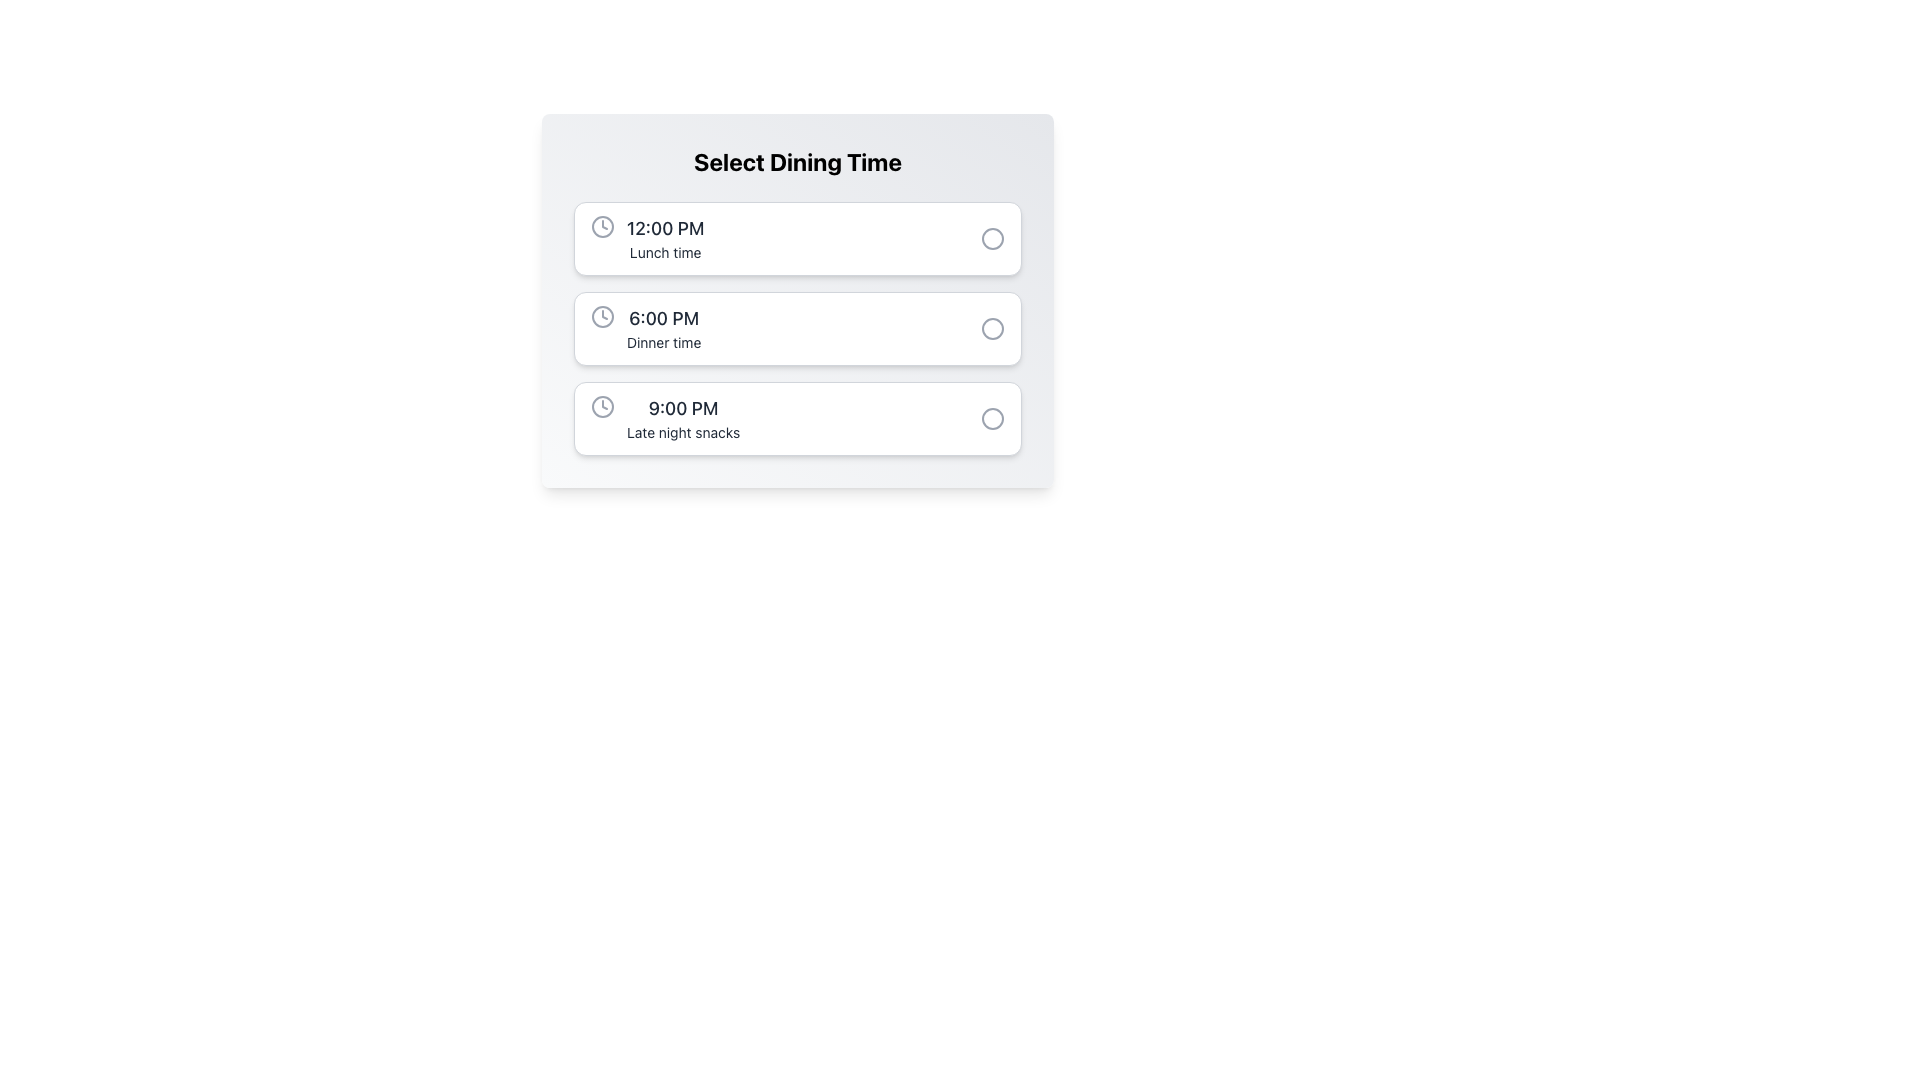 The height and width of the screenshot is (1080, 1920). I want to click on the '6:00 PM' Text Label that indicates the dinner time option, which is positioned in the second row of a vertically stacked list, aligned to the left, below '12:00 PM' and above '9:00 PM', so click(664, 318).